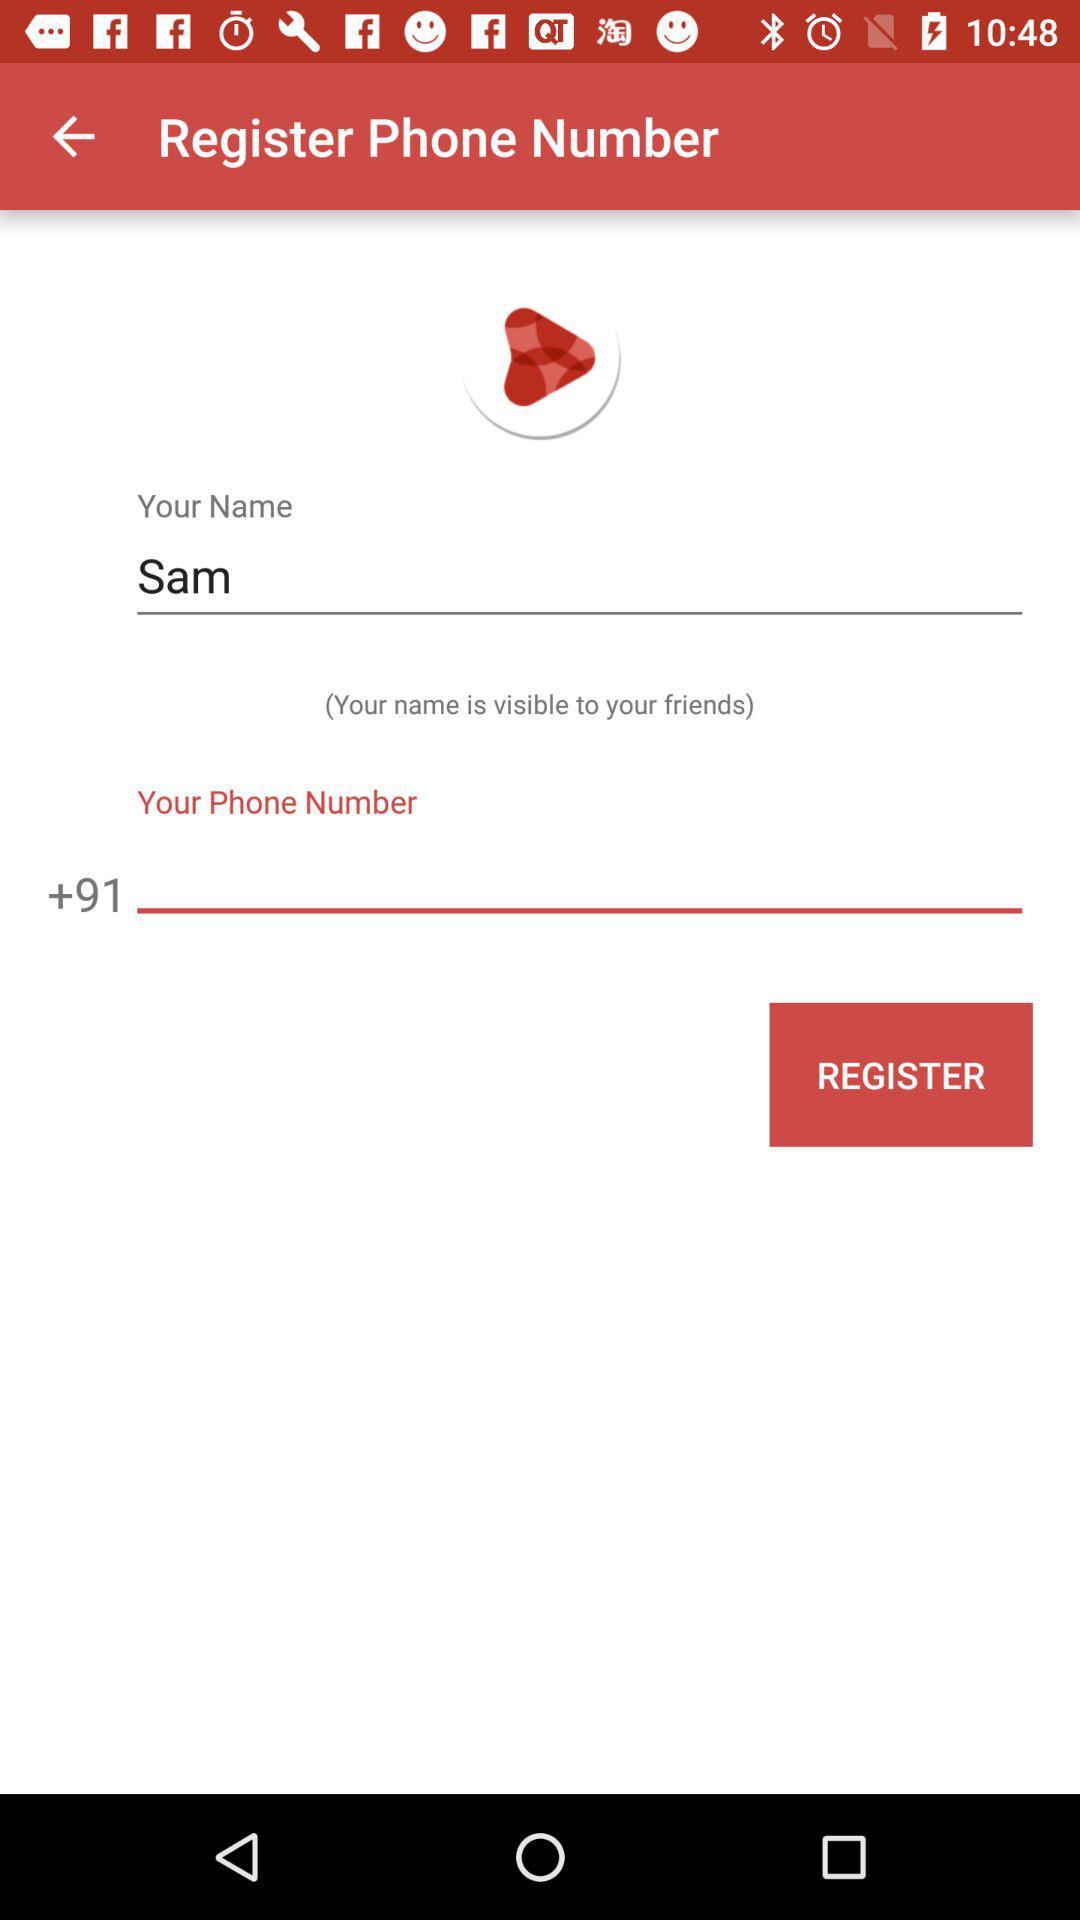 The image size is (1080, 1920). Describe the element at coordinates (579, 575) in the screenshot. I see `the item above the your name is icon` at that location.